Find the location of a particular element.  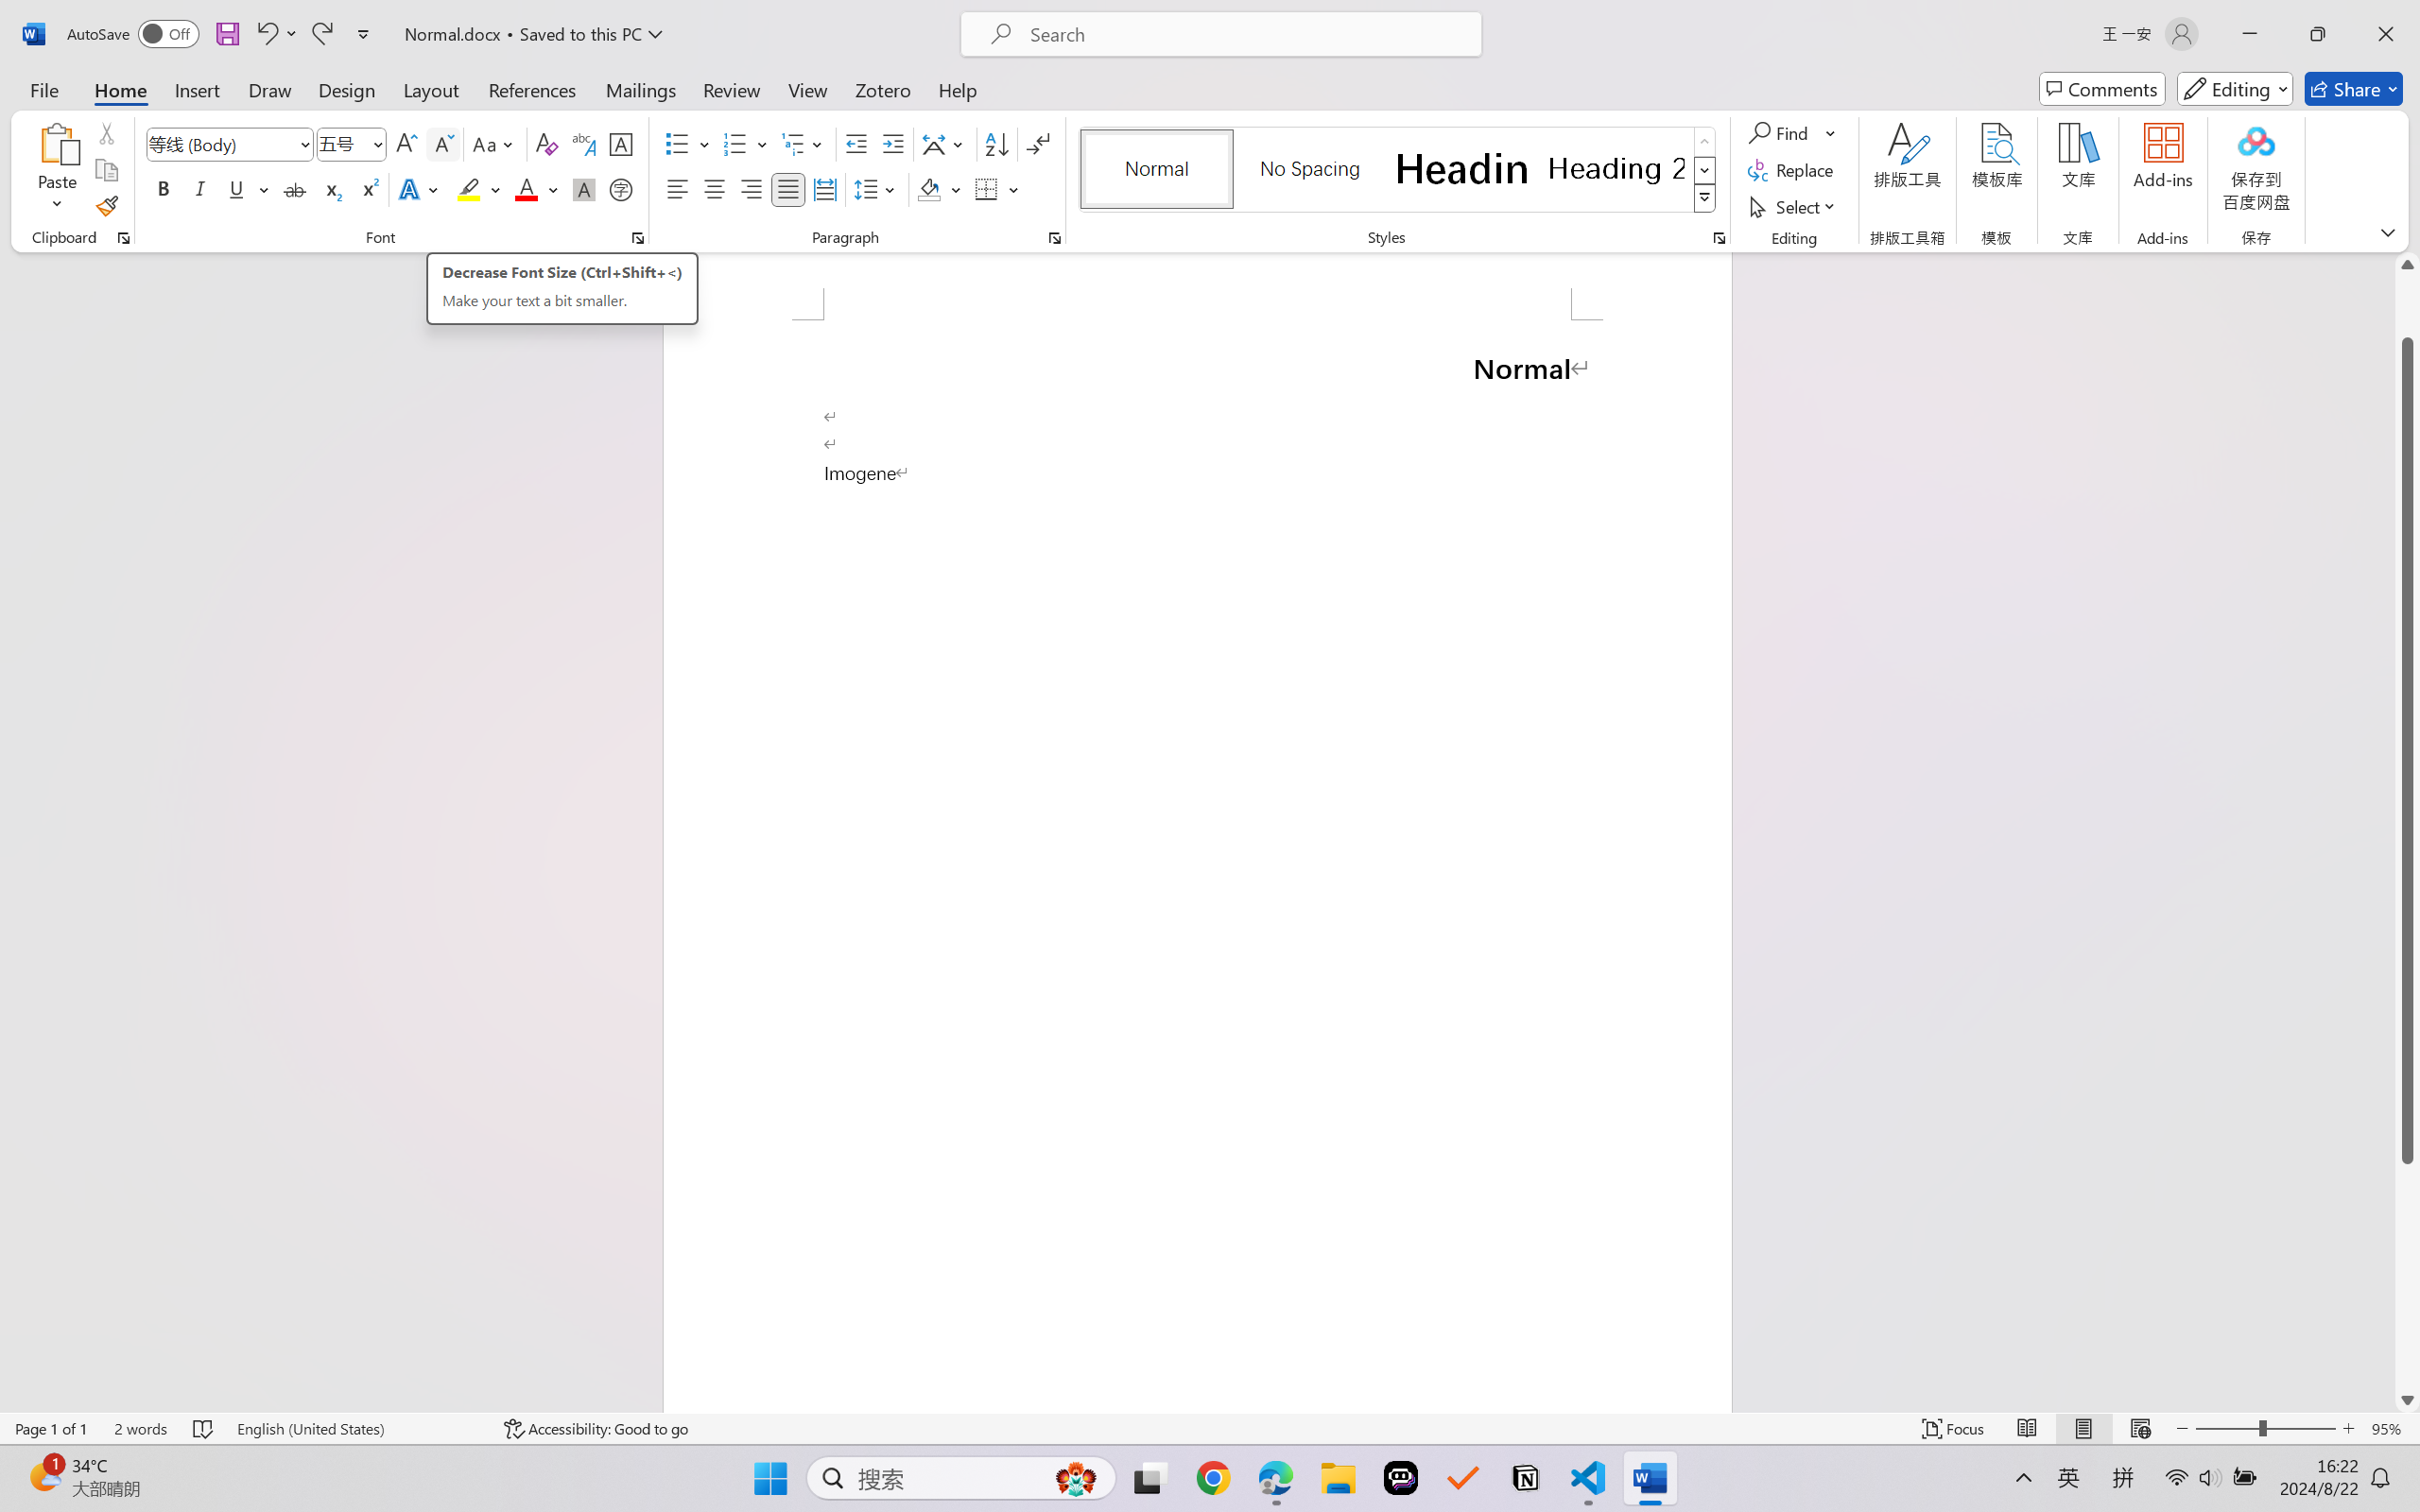

'Shading' is located at coordinates (939, 188).